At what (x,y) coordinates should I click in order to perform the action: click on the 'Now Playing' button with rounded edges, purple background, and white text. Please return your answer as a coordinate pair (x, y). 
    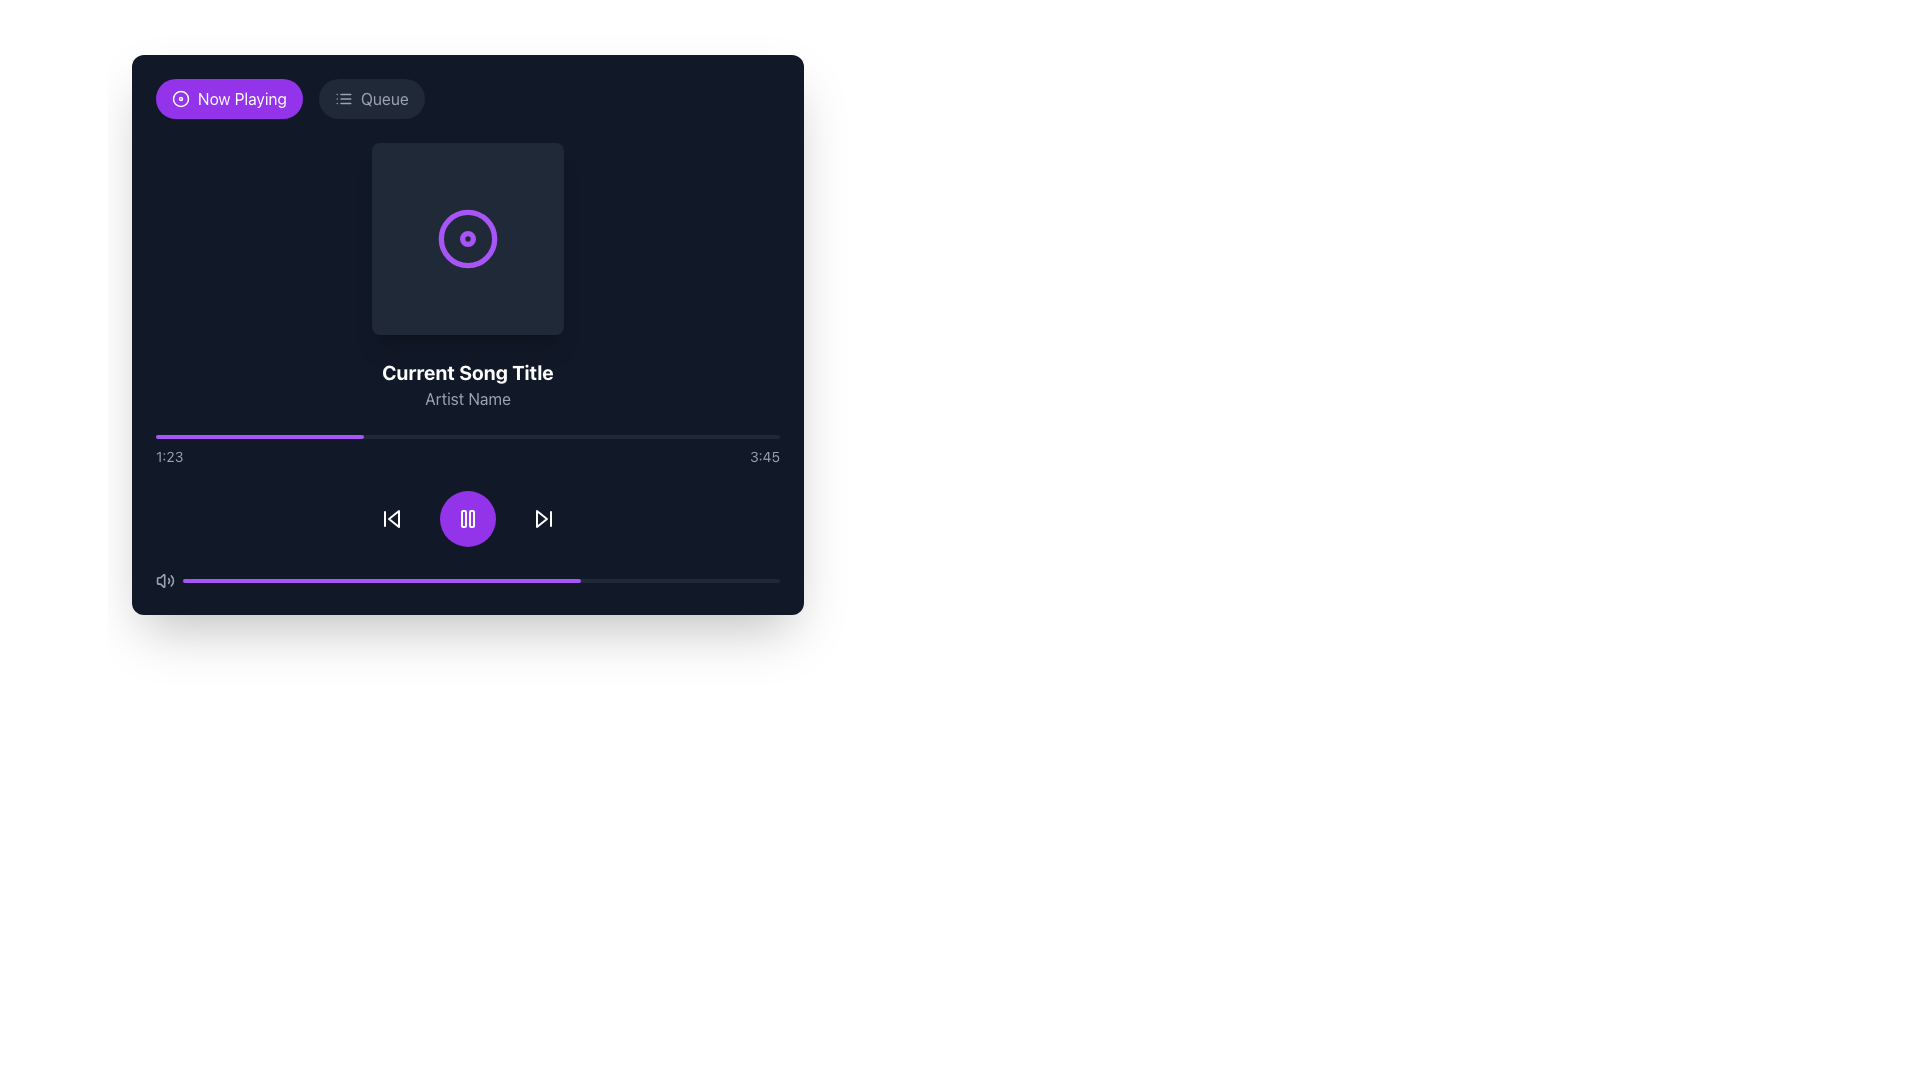
    Looking at the image, I should click on (229, 99).